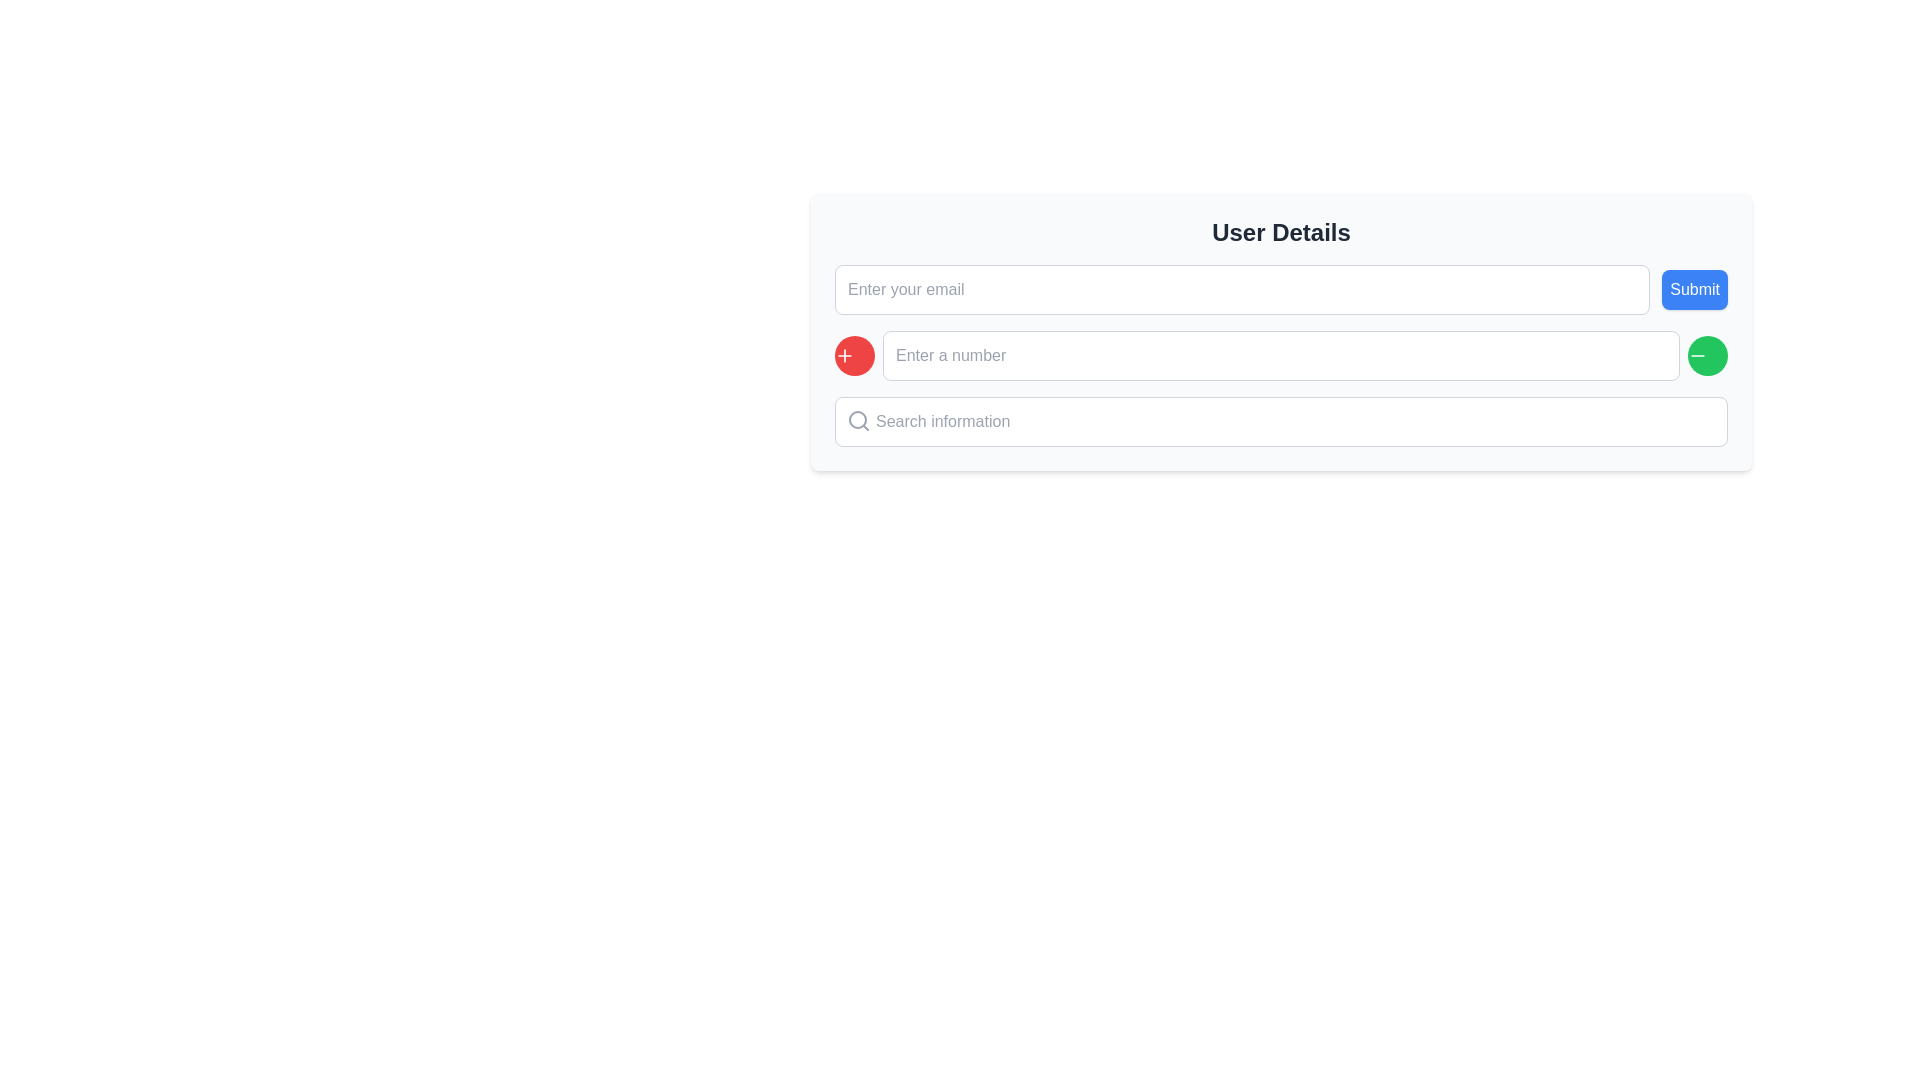 This screenshot has width=1920, height=1080. I want to click on the email address input field to focus on it, so click(1241, 289).